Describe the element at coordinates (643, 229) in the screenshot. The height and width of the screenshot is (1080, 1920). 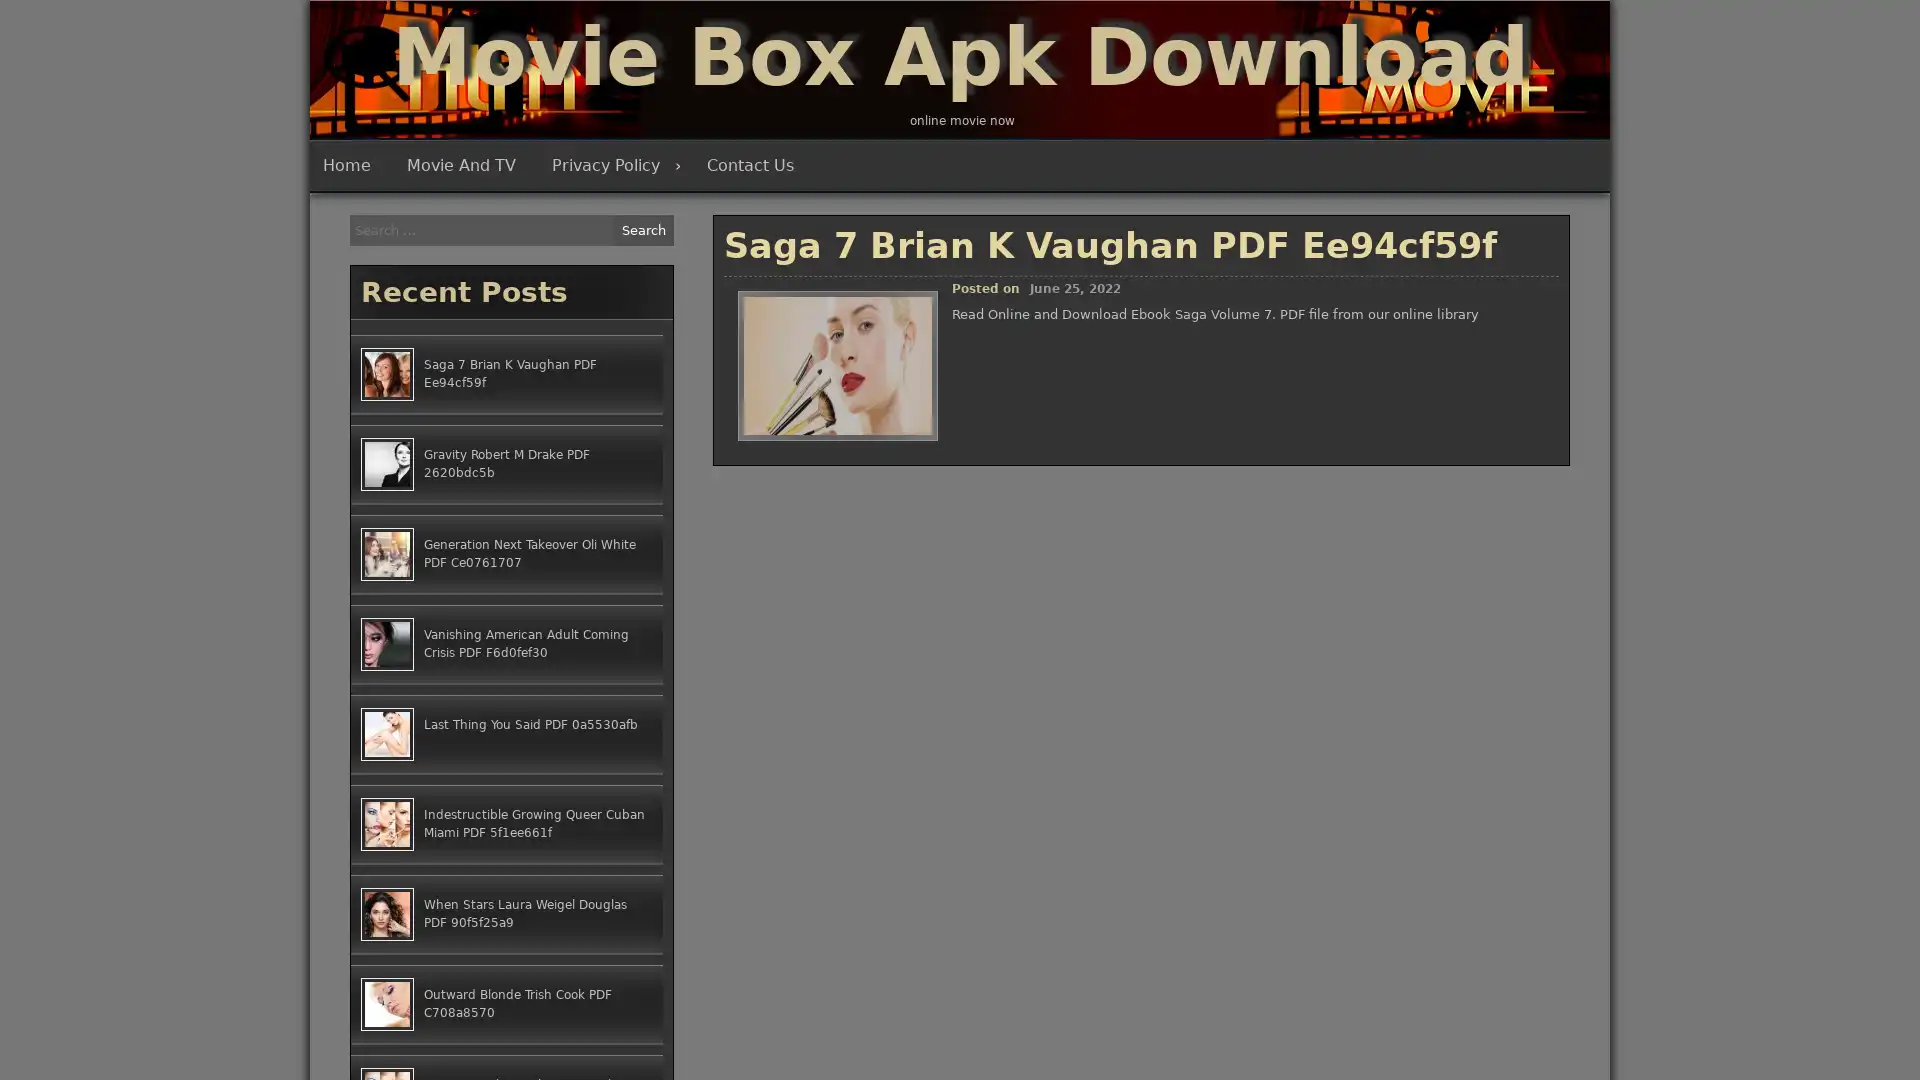
I see `Search` at that location.